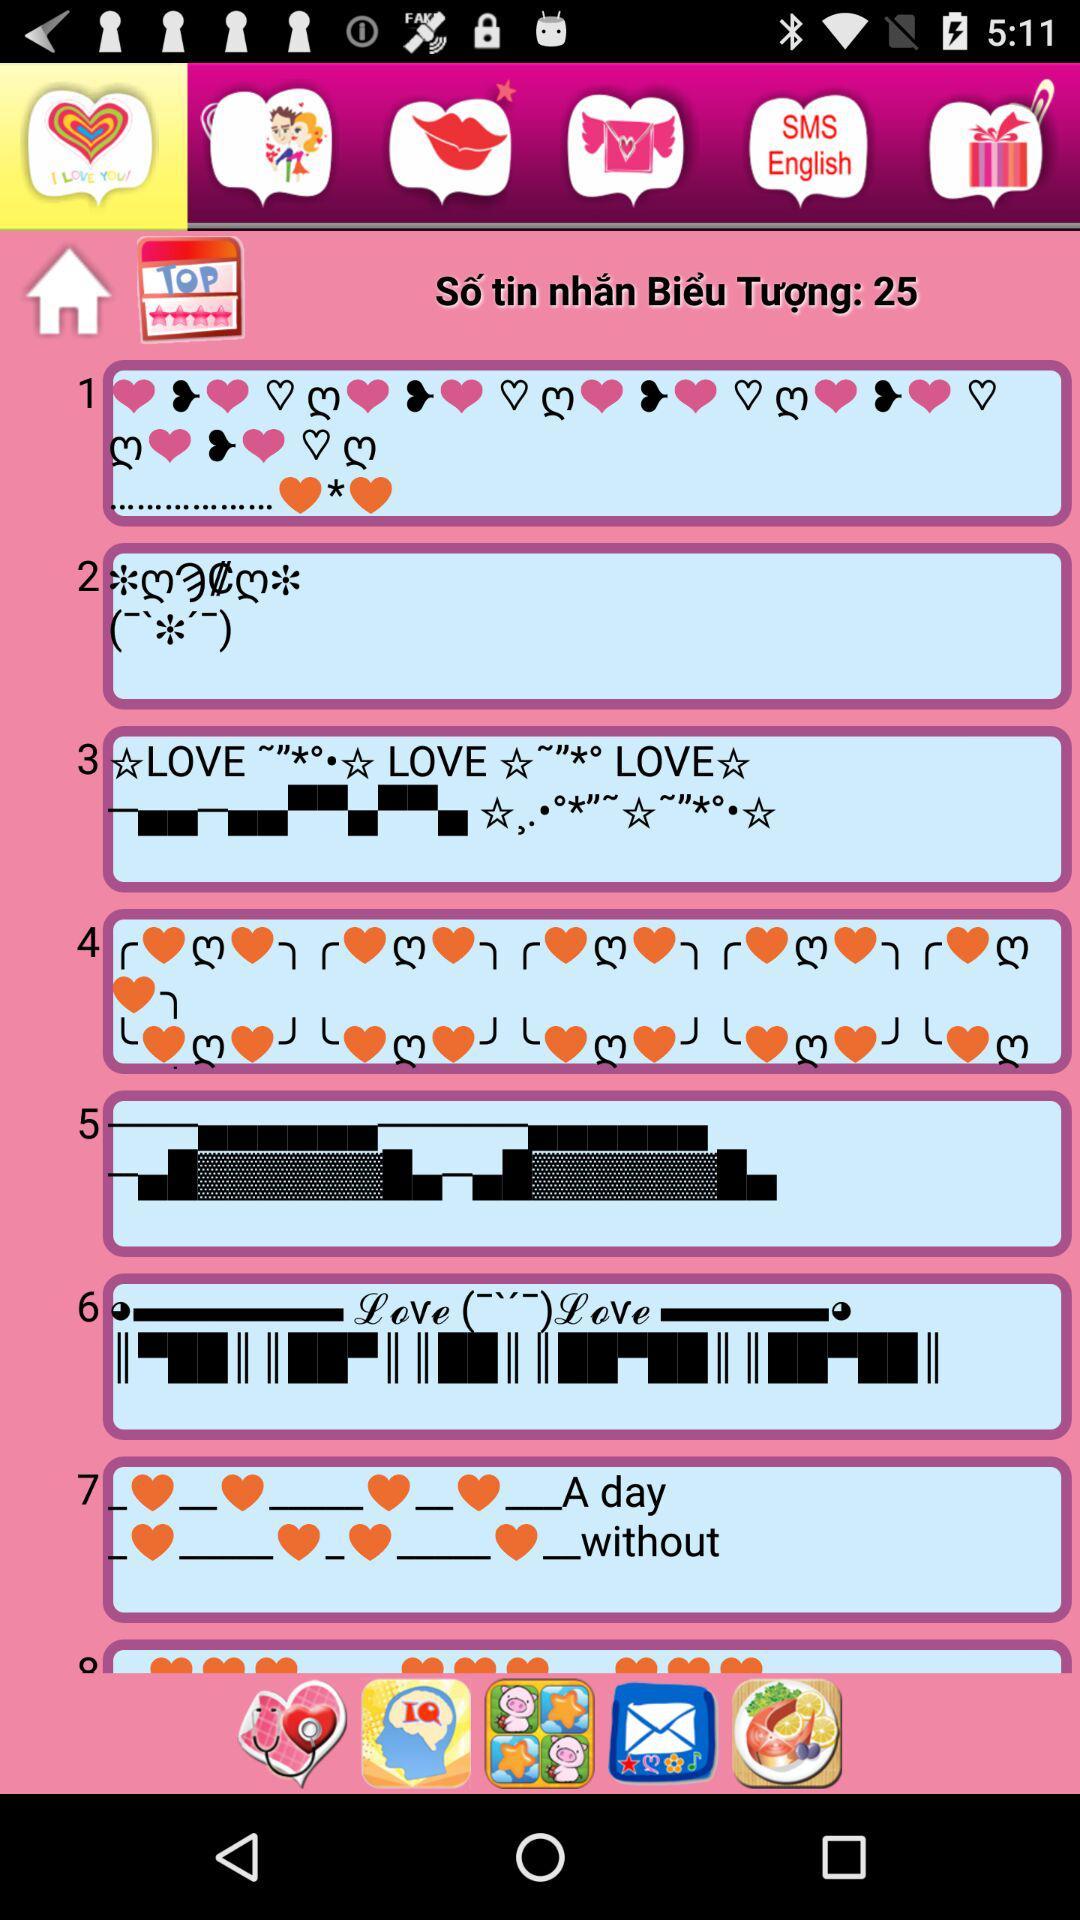 The height and width of the screenshot is (1920, 1080). Describe the element at coordinates (192, 290) in the screenshot. I see `page top` at that location.